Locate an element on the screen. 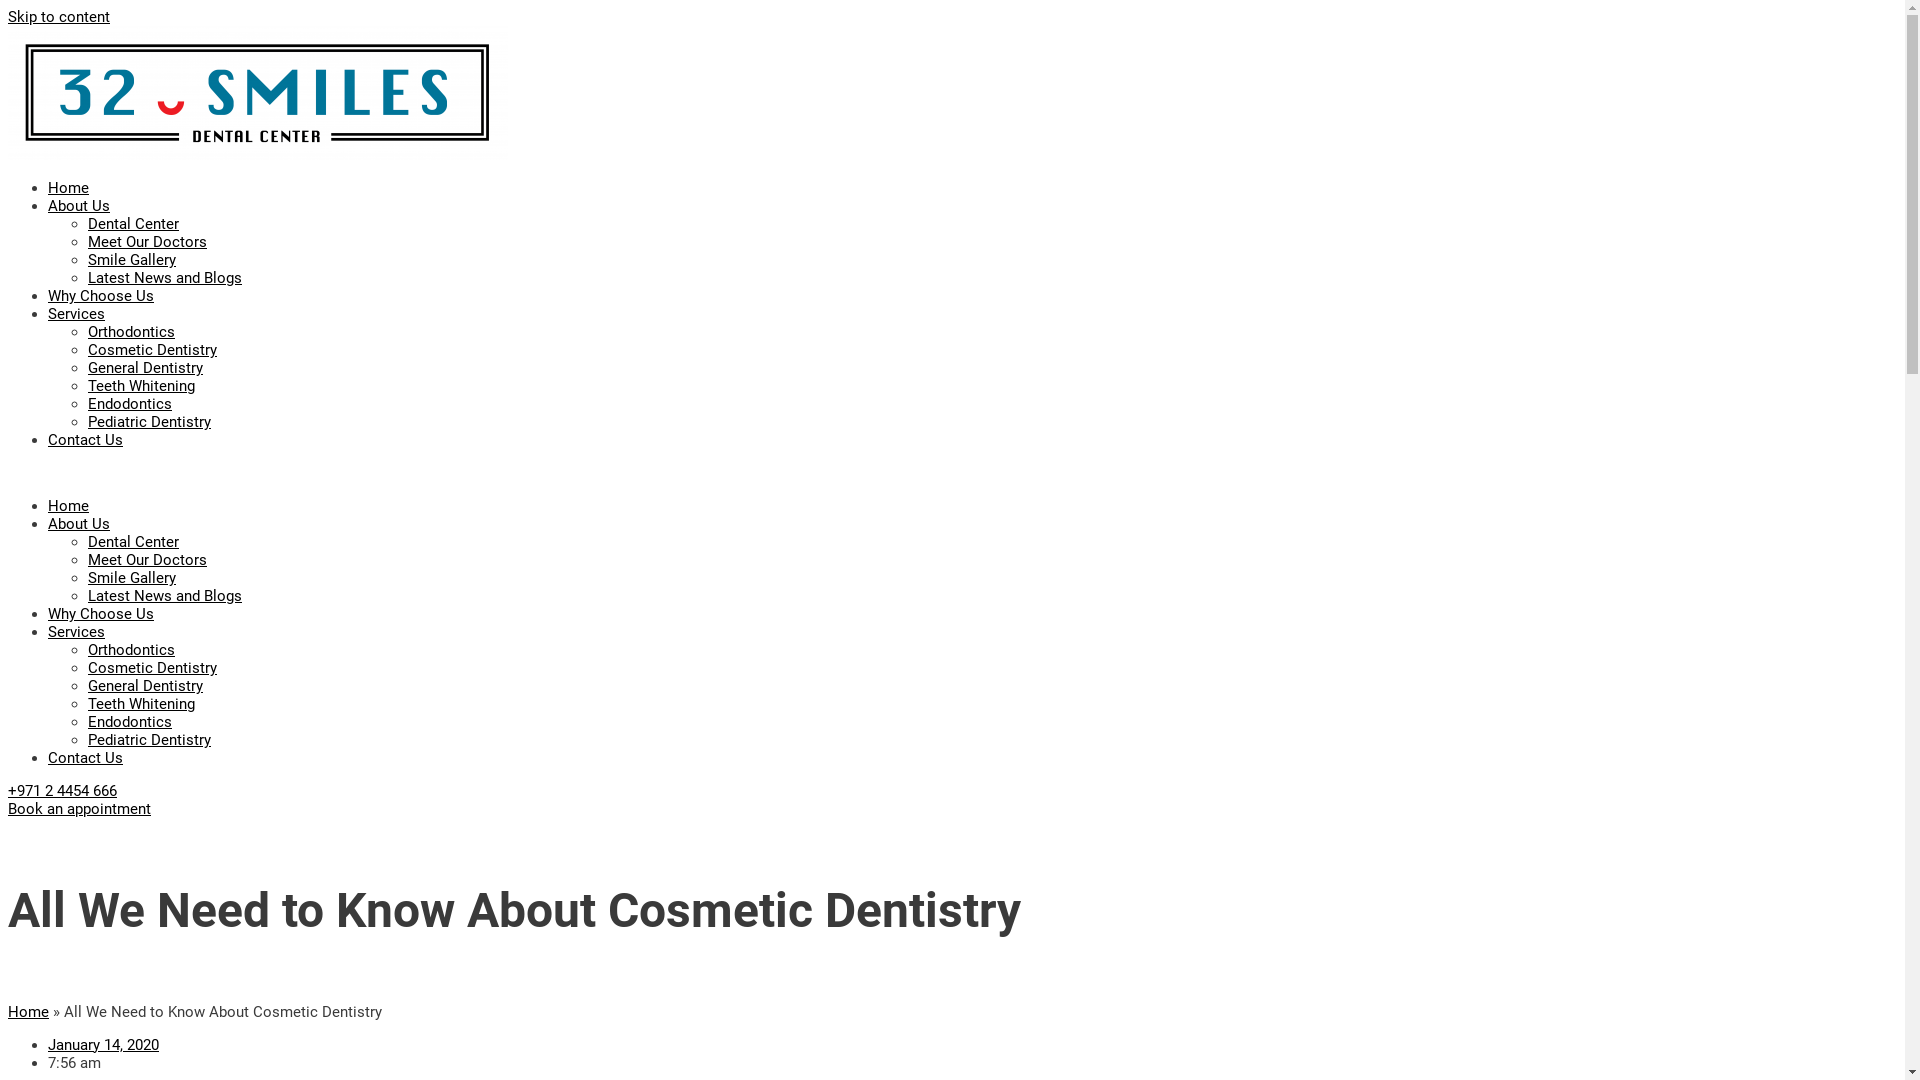  'Contact Us' is located at coordinates (84, 758).